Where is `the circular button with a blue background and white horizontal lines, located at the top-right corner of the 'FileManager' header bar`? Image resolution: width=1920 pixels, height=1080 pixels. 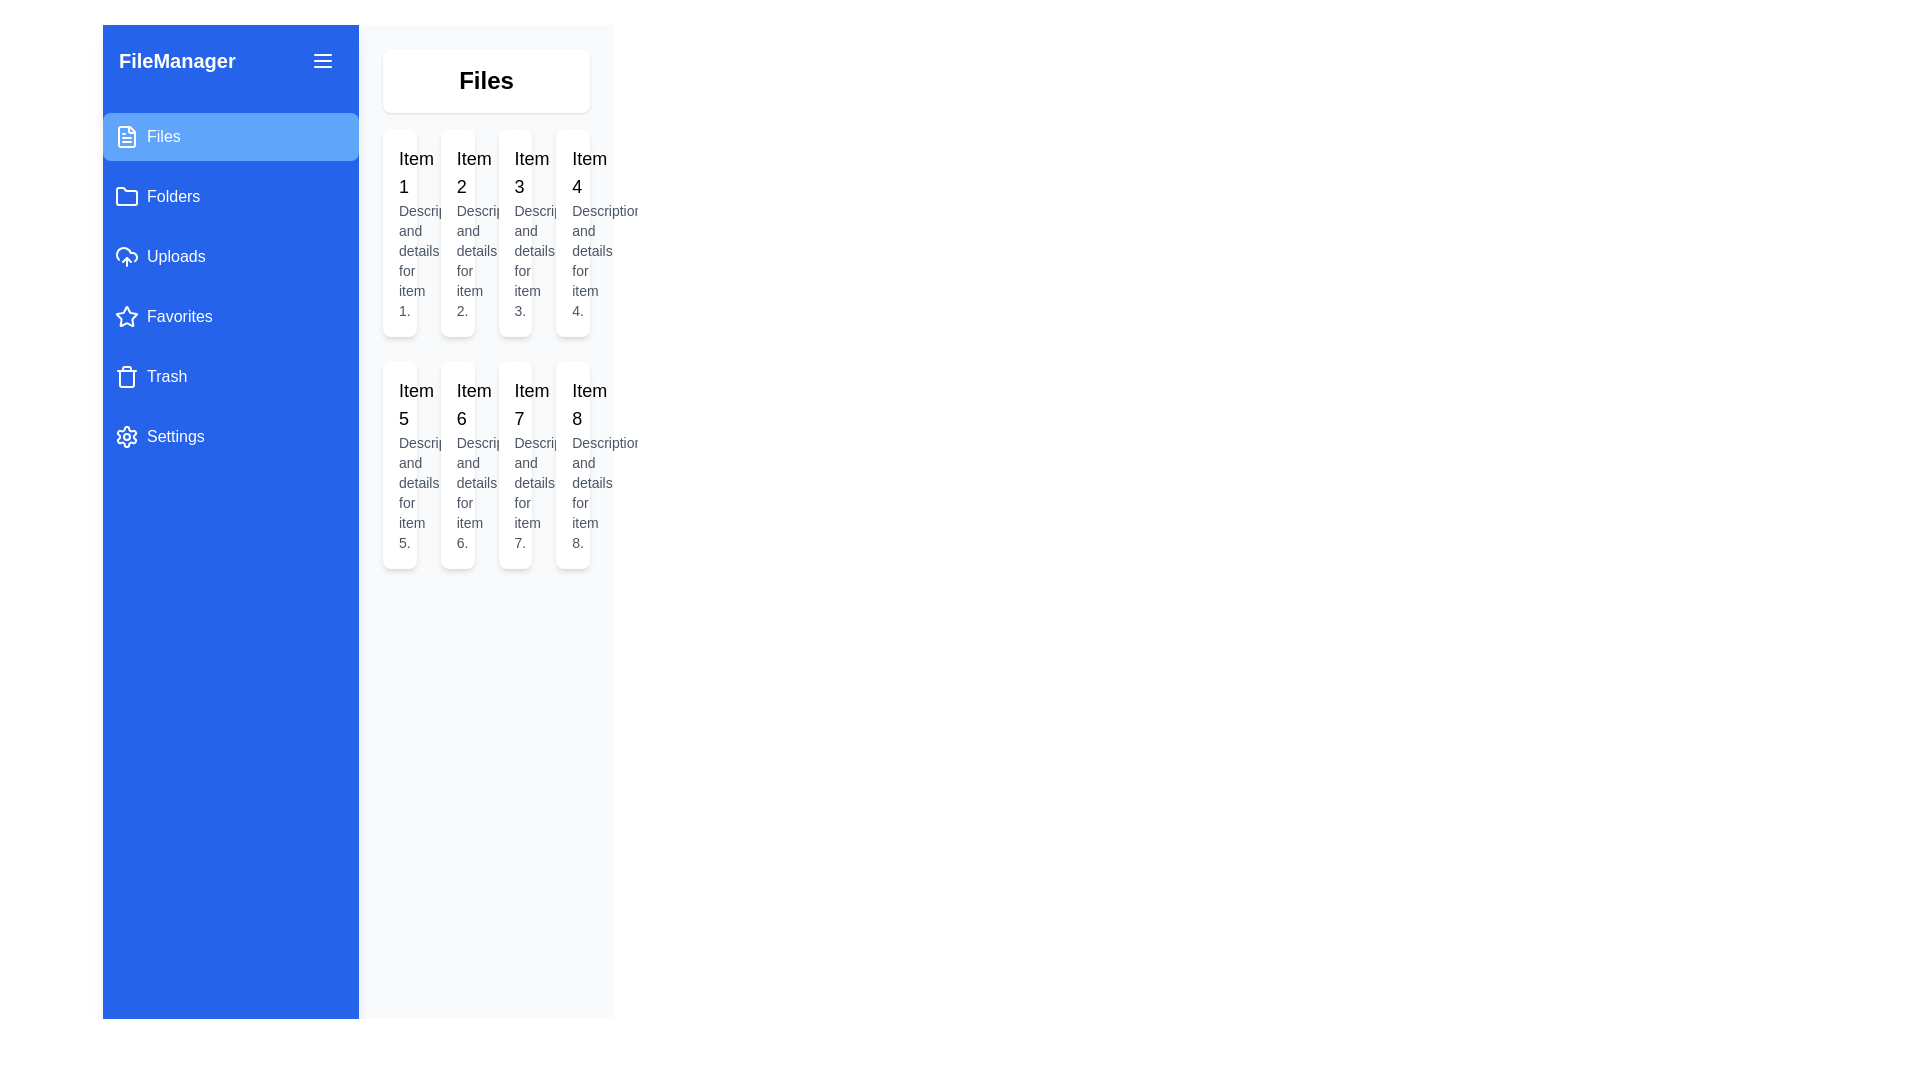
the circular button with a blue background and white horizontal lines, located at the top-right corner of the 'FileManager' header bar is located at coordinates (322, 60).